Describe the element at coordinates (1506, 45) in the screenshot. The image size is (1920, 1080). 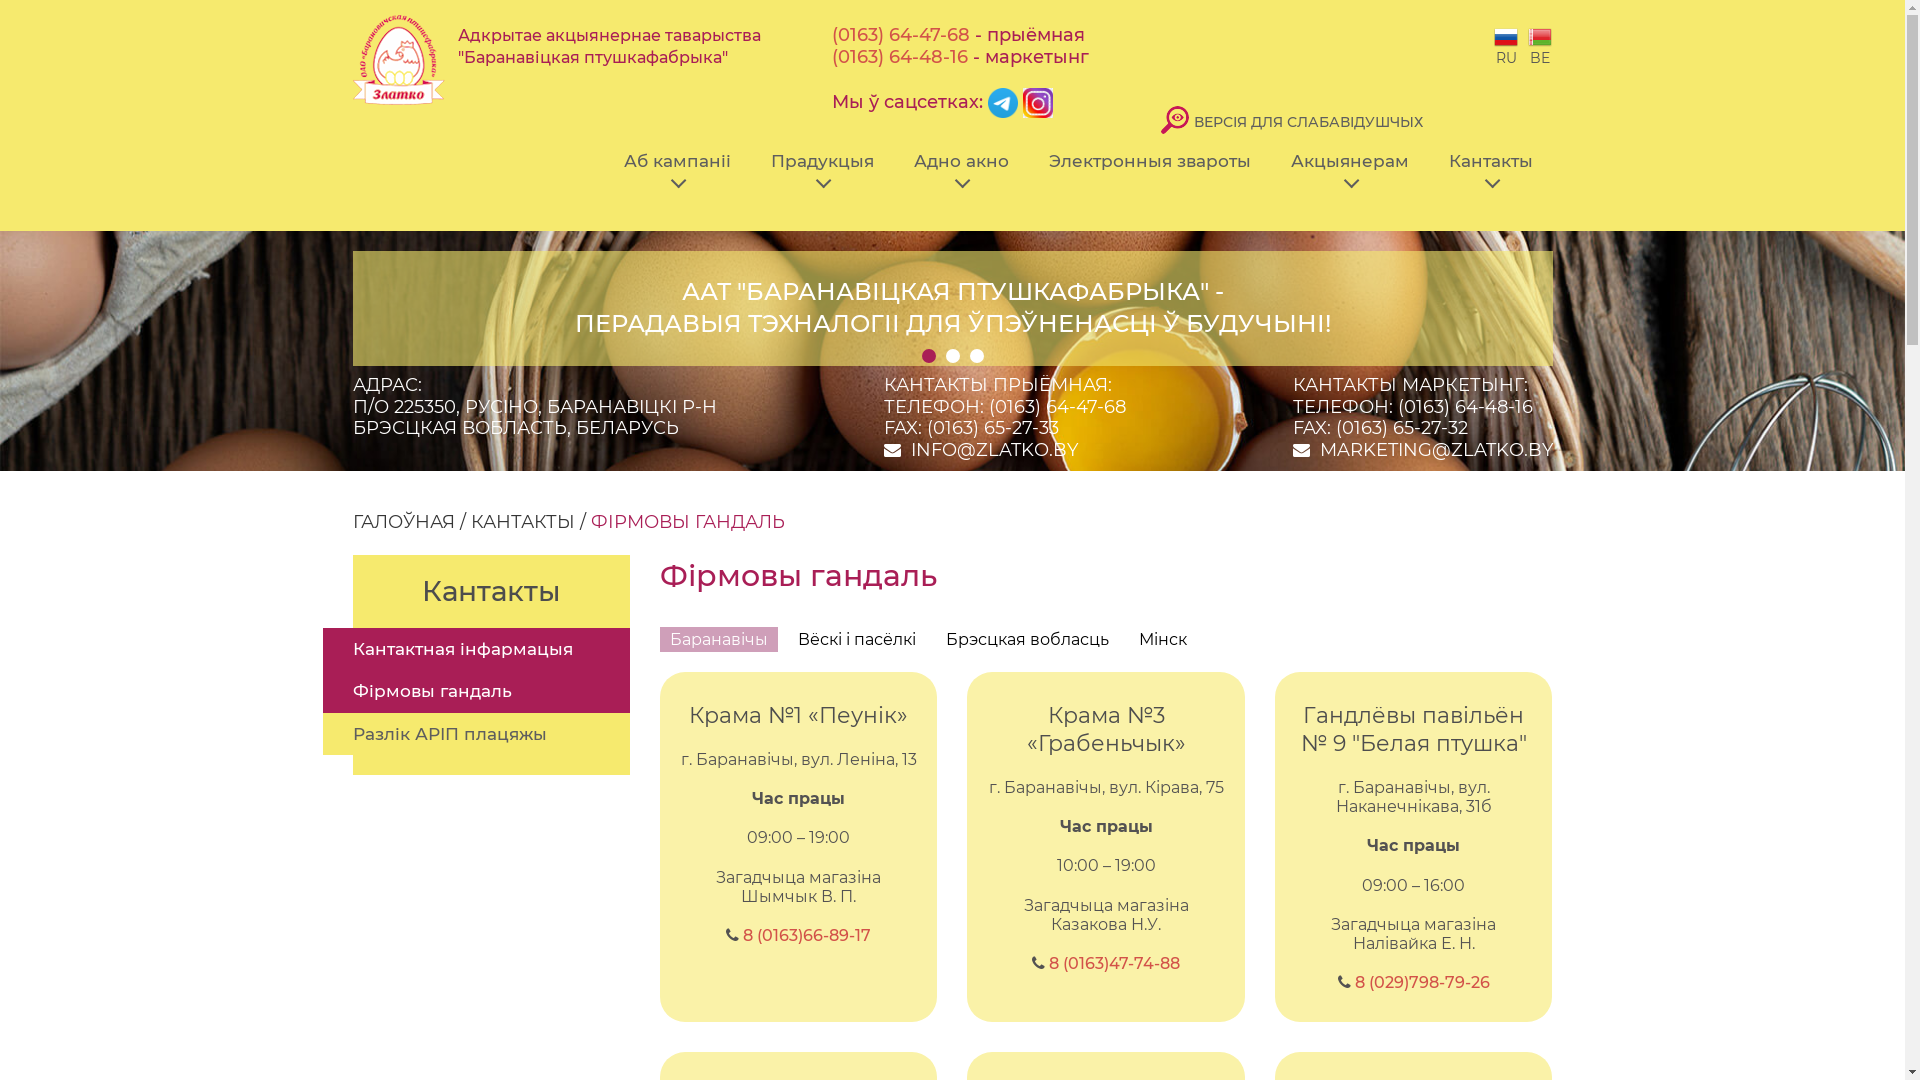
I see `'RU'` at that location.